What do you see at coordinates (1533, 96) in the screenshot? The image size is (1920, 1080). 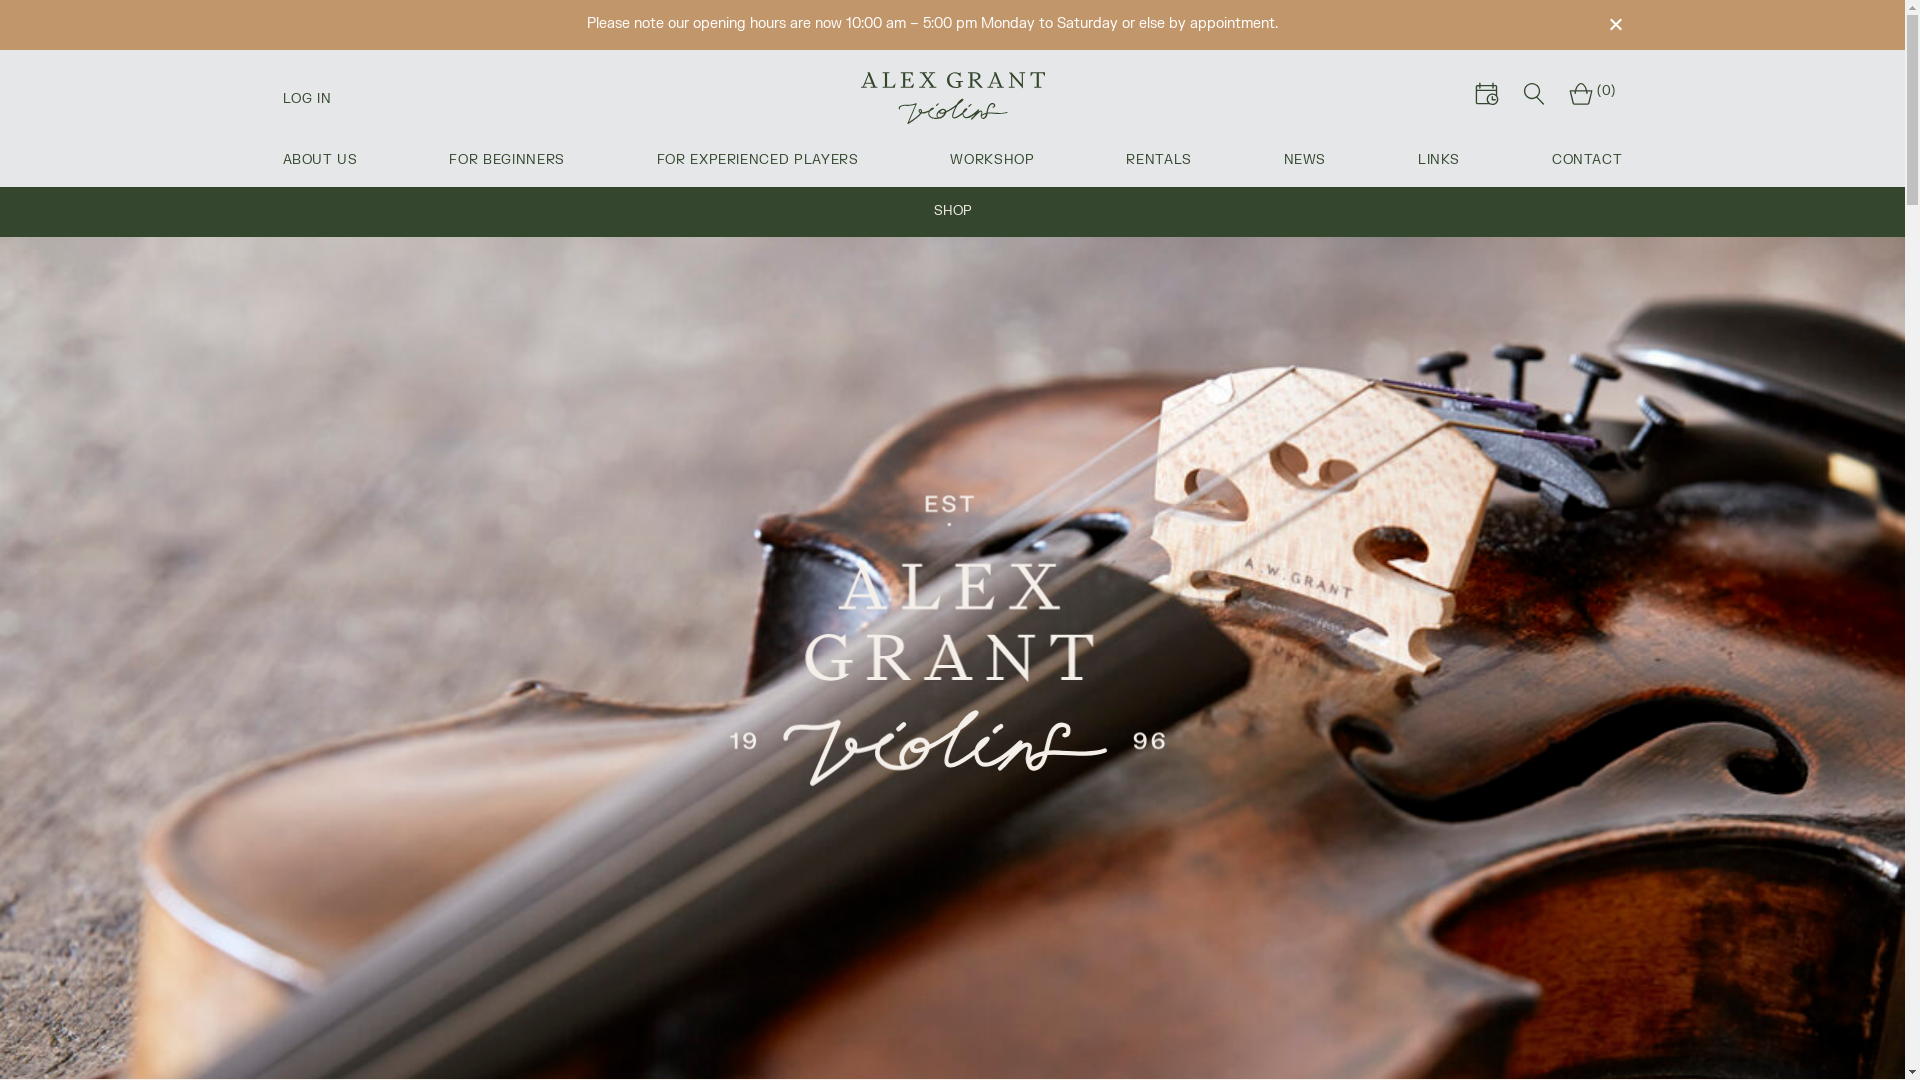 I see `'Search'` at bounding box center [1533, 96].